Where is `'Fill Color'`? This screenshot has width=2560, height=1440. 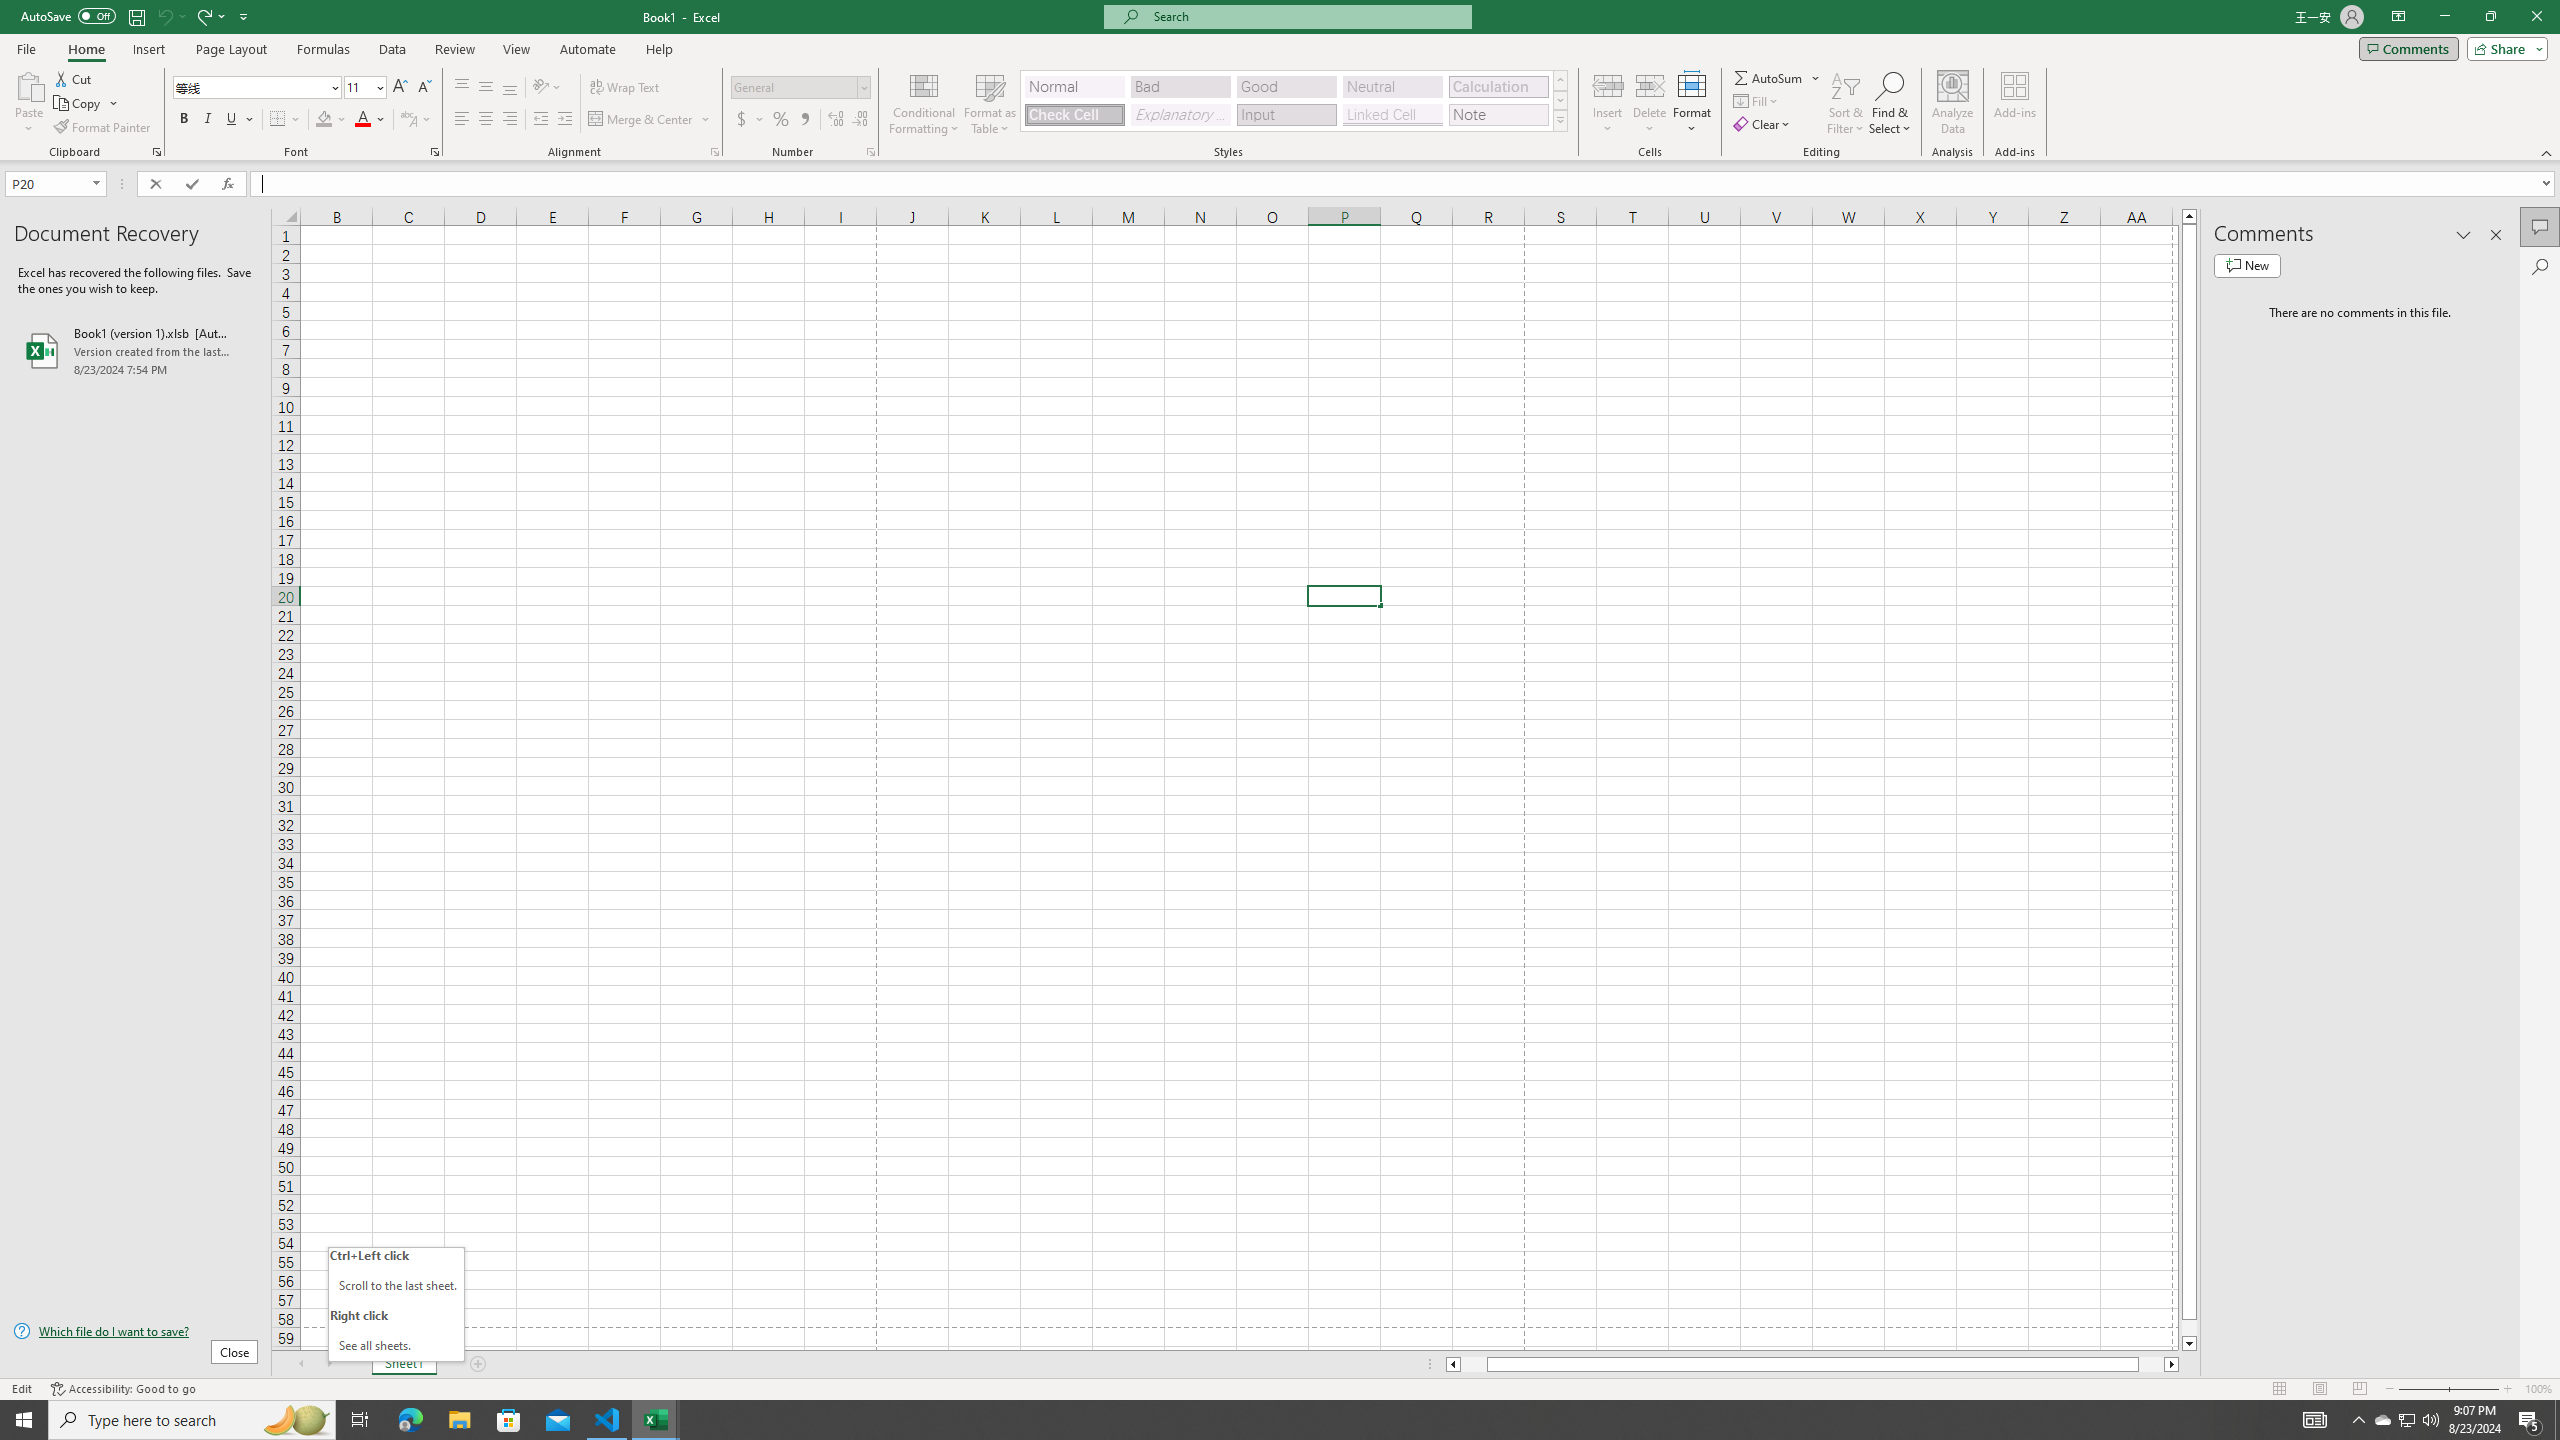
'Fill Color' is located at coordinates (330, 118).